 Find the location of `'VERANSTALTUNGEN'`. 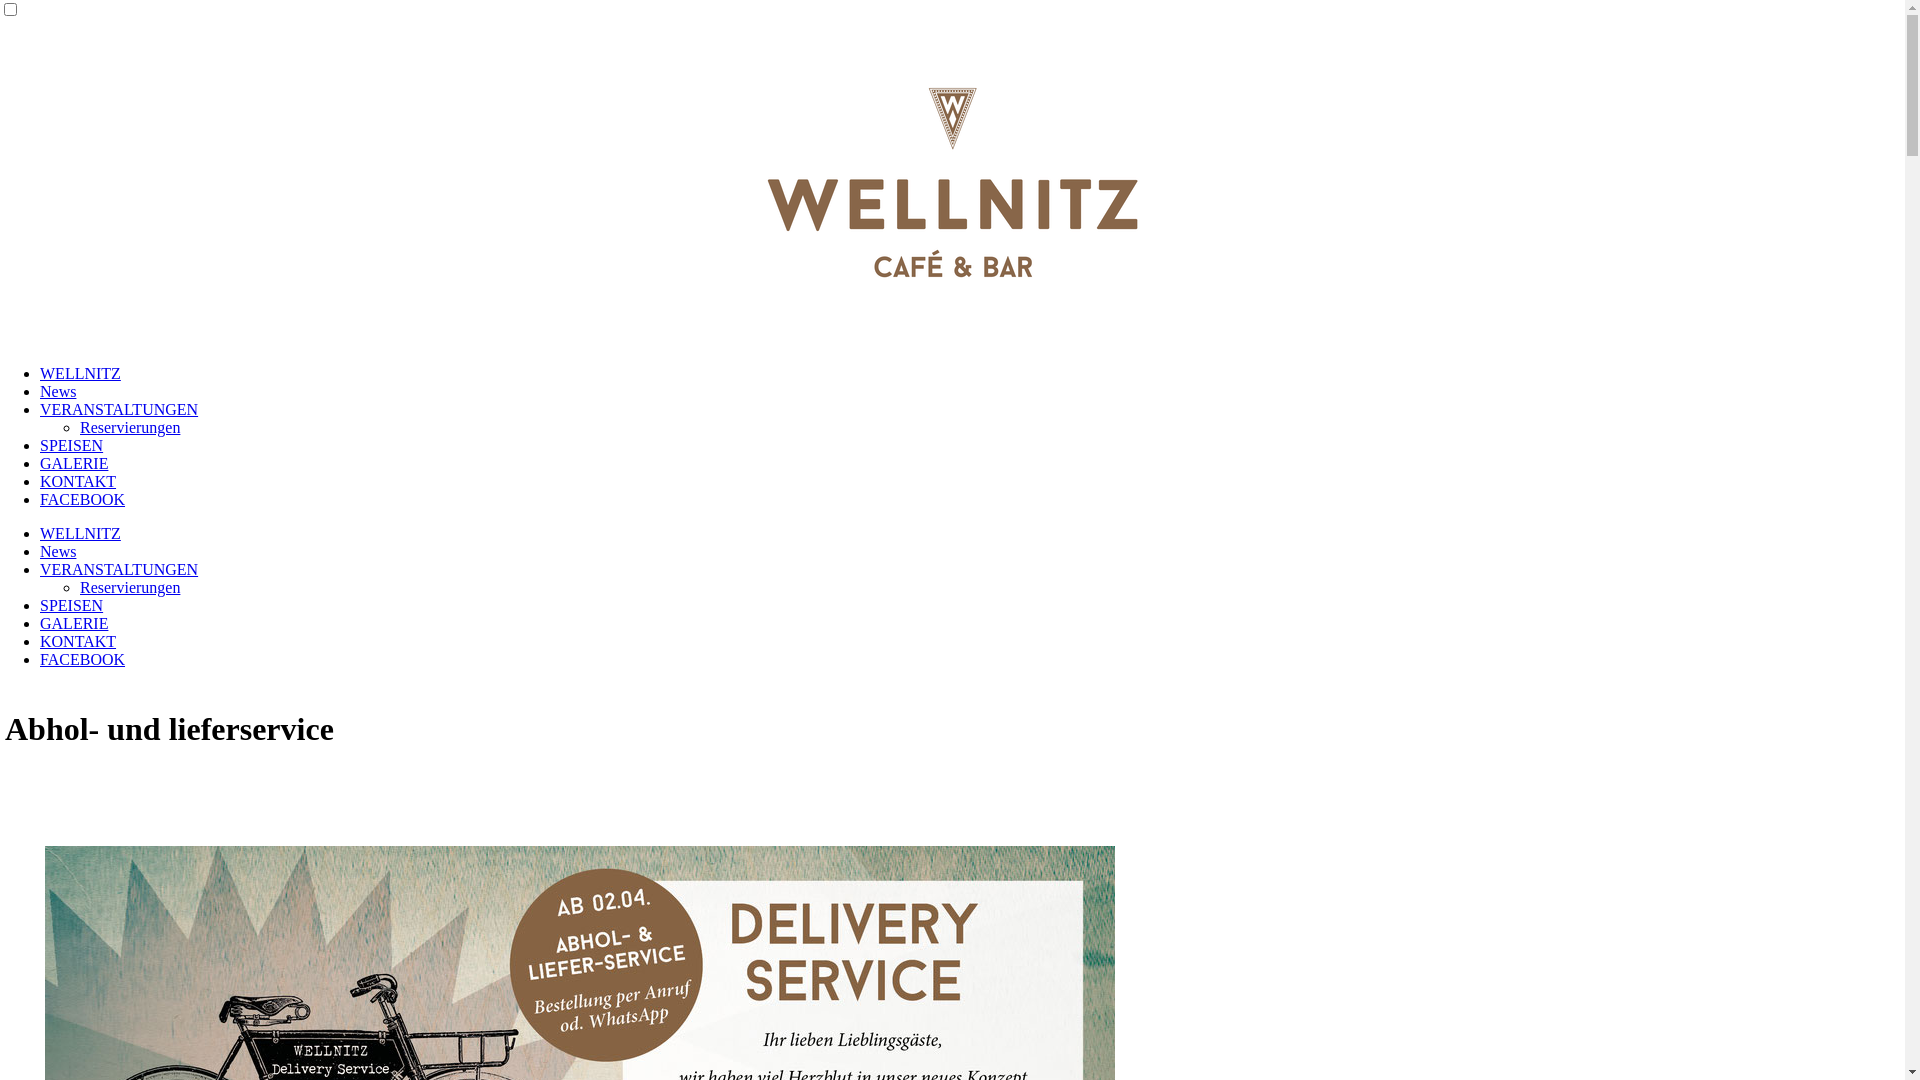

'VERANSTALTUNGEN' is located at coordinates (118, 408).